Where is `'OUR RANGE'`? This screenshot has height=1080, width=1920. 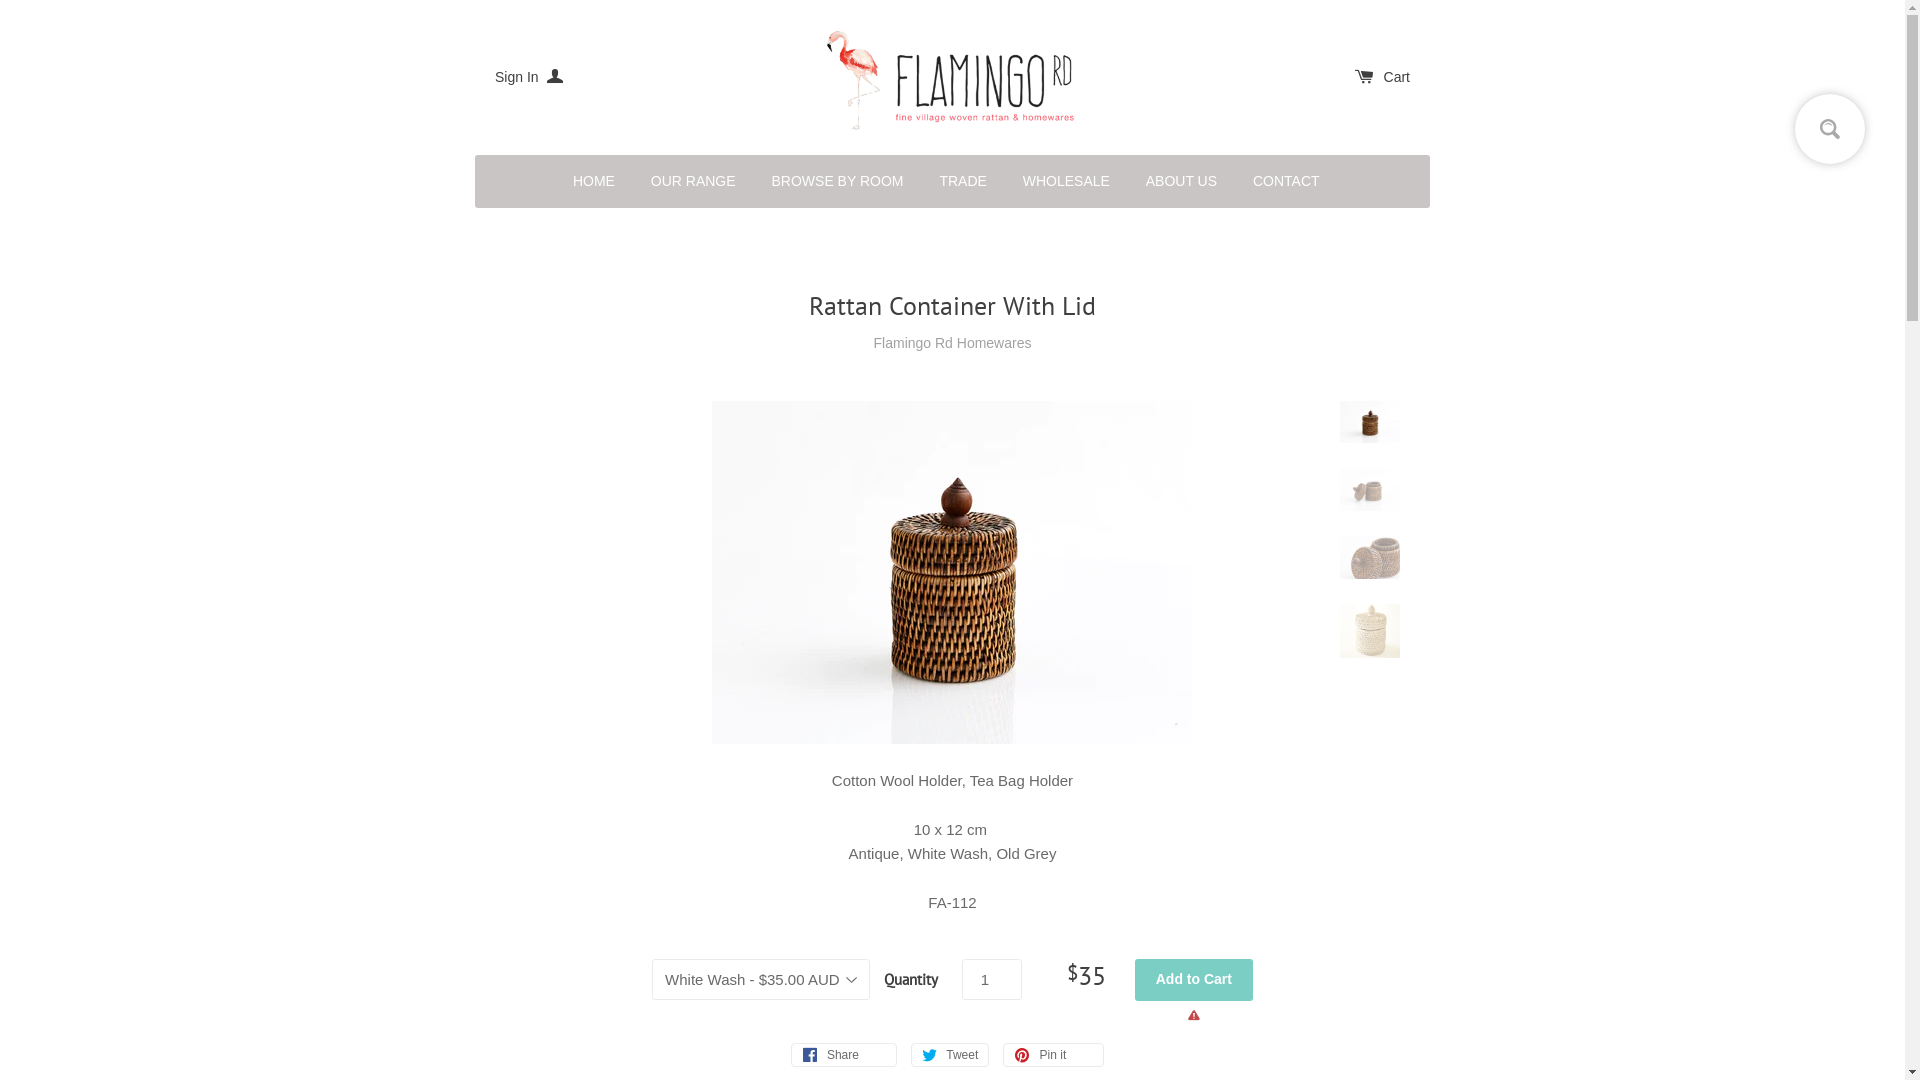 'OUR RANGE' is located at coordinates (693, 181).